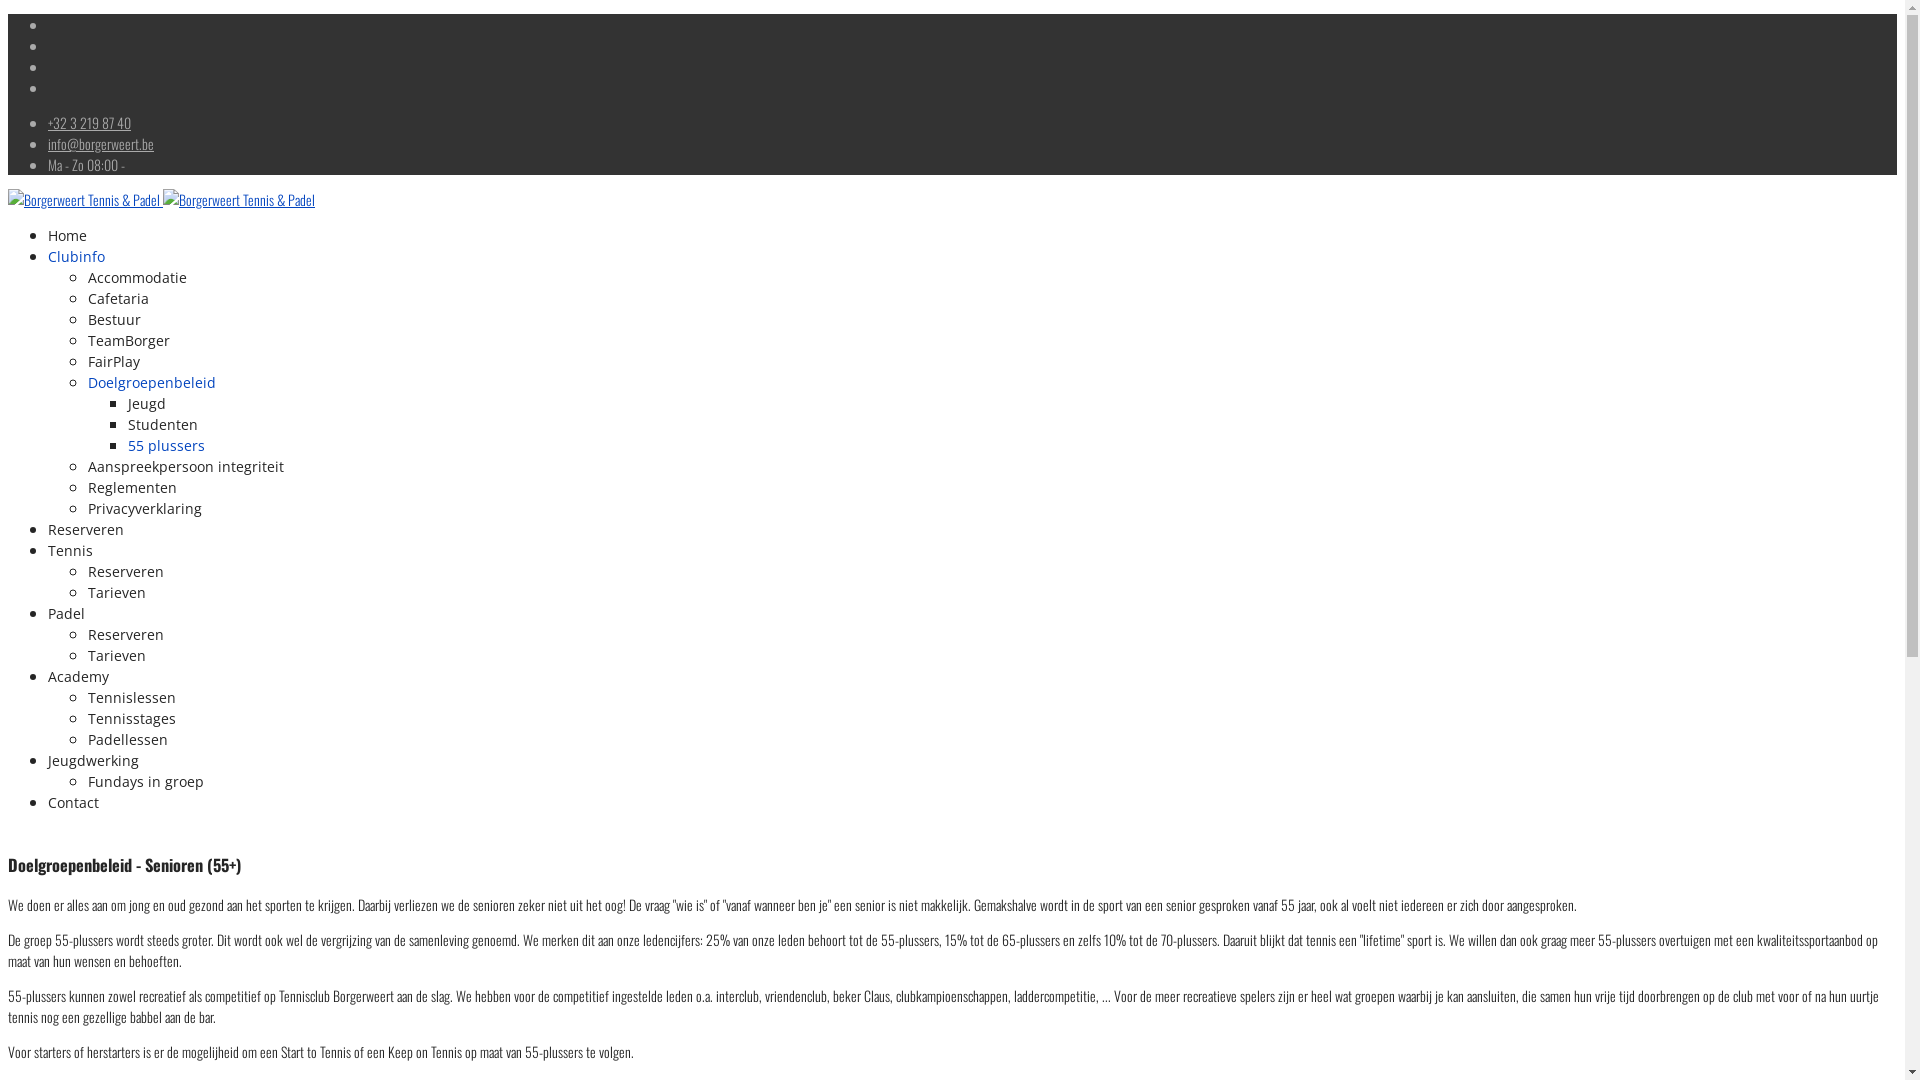 Image resolution: width=1920 pixels, height=1080 pixels. I want to click on 'Contact', so click(73, 801).